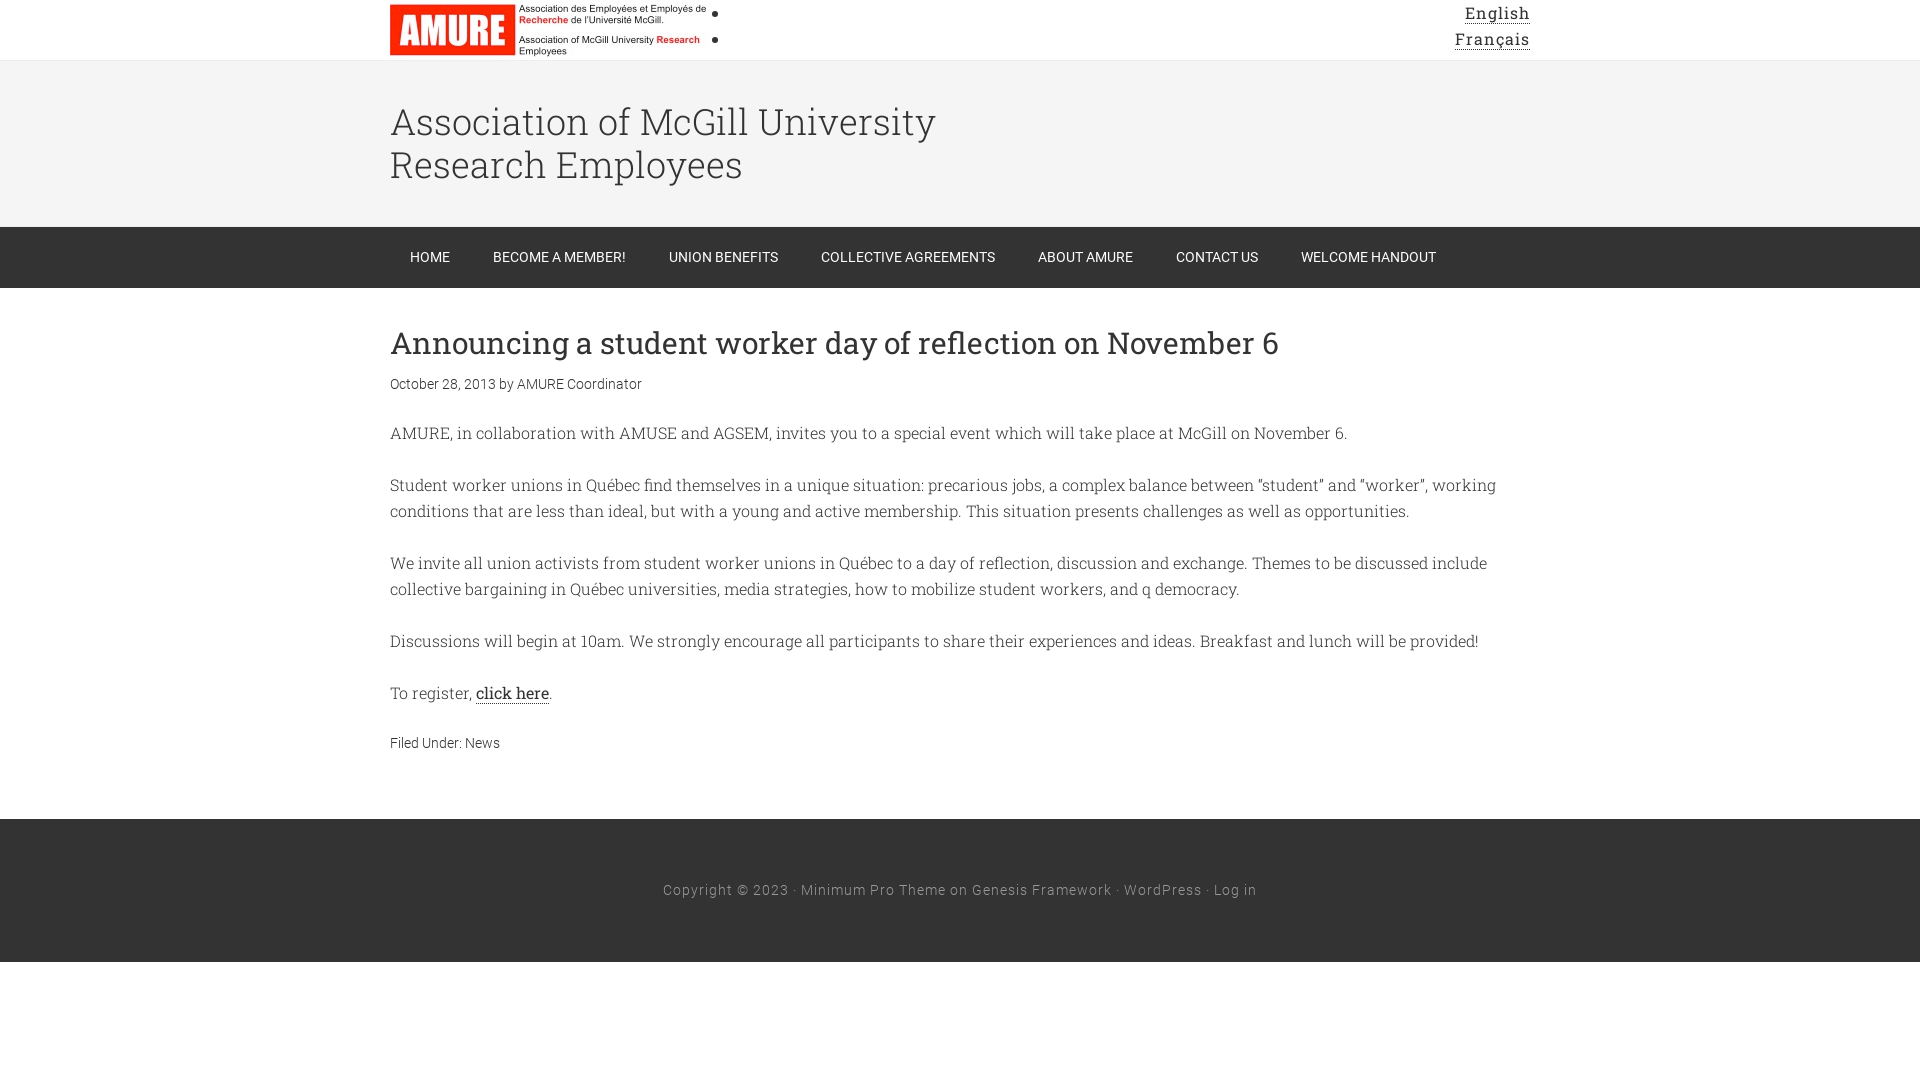 Image resolution: width=1920 pixels, height=1080 pixels. What do you see at coordinates (578, 384) in the screenshot?
I see `'AMURE Coordinator'` at bounding box center [578, 384].